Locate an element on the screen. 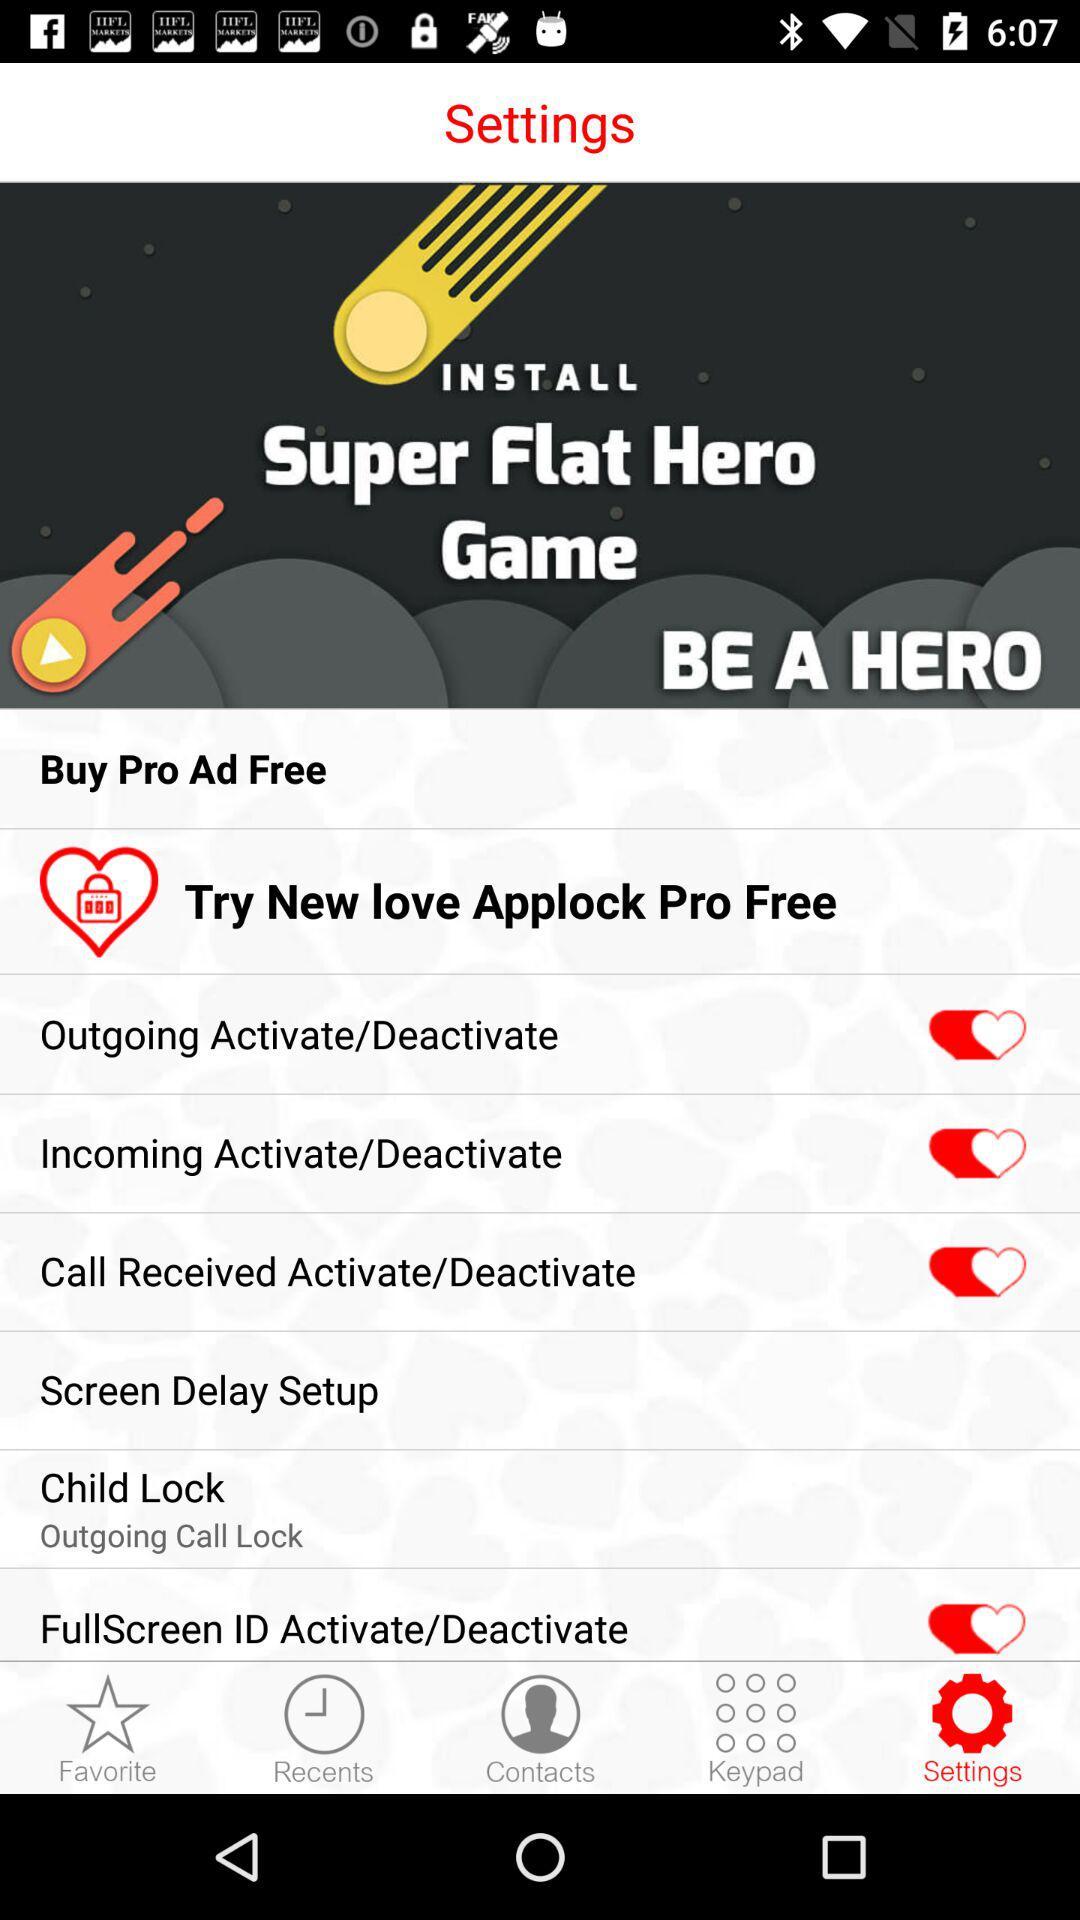  switch to contacts is located at coordinates (540, 1728).